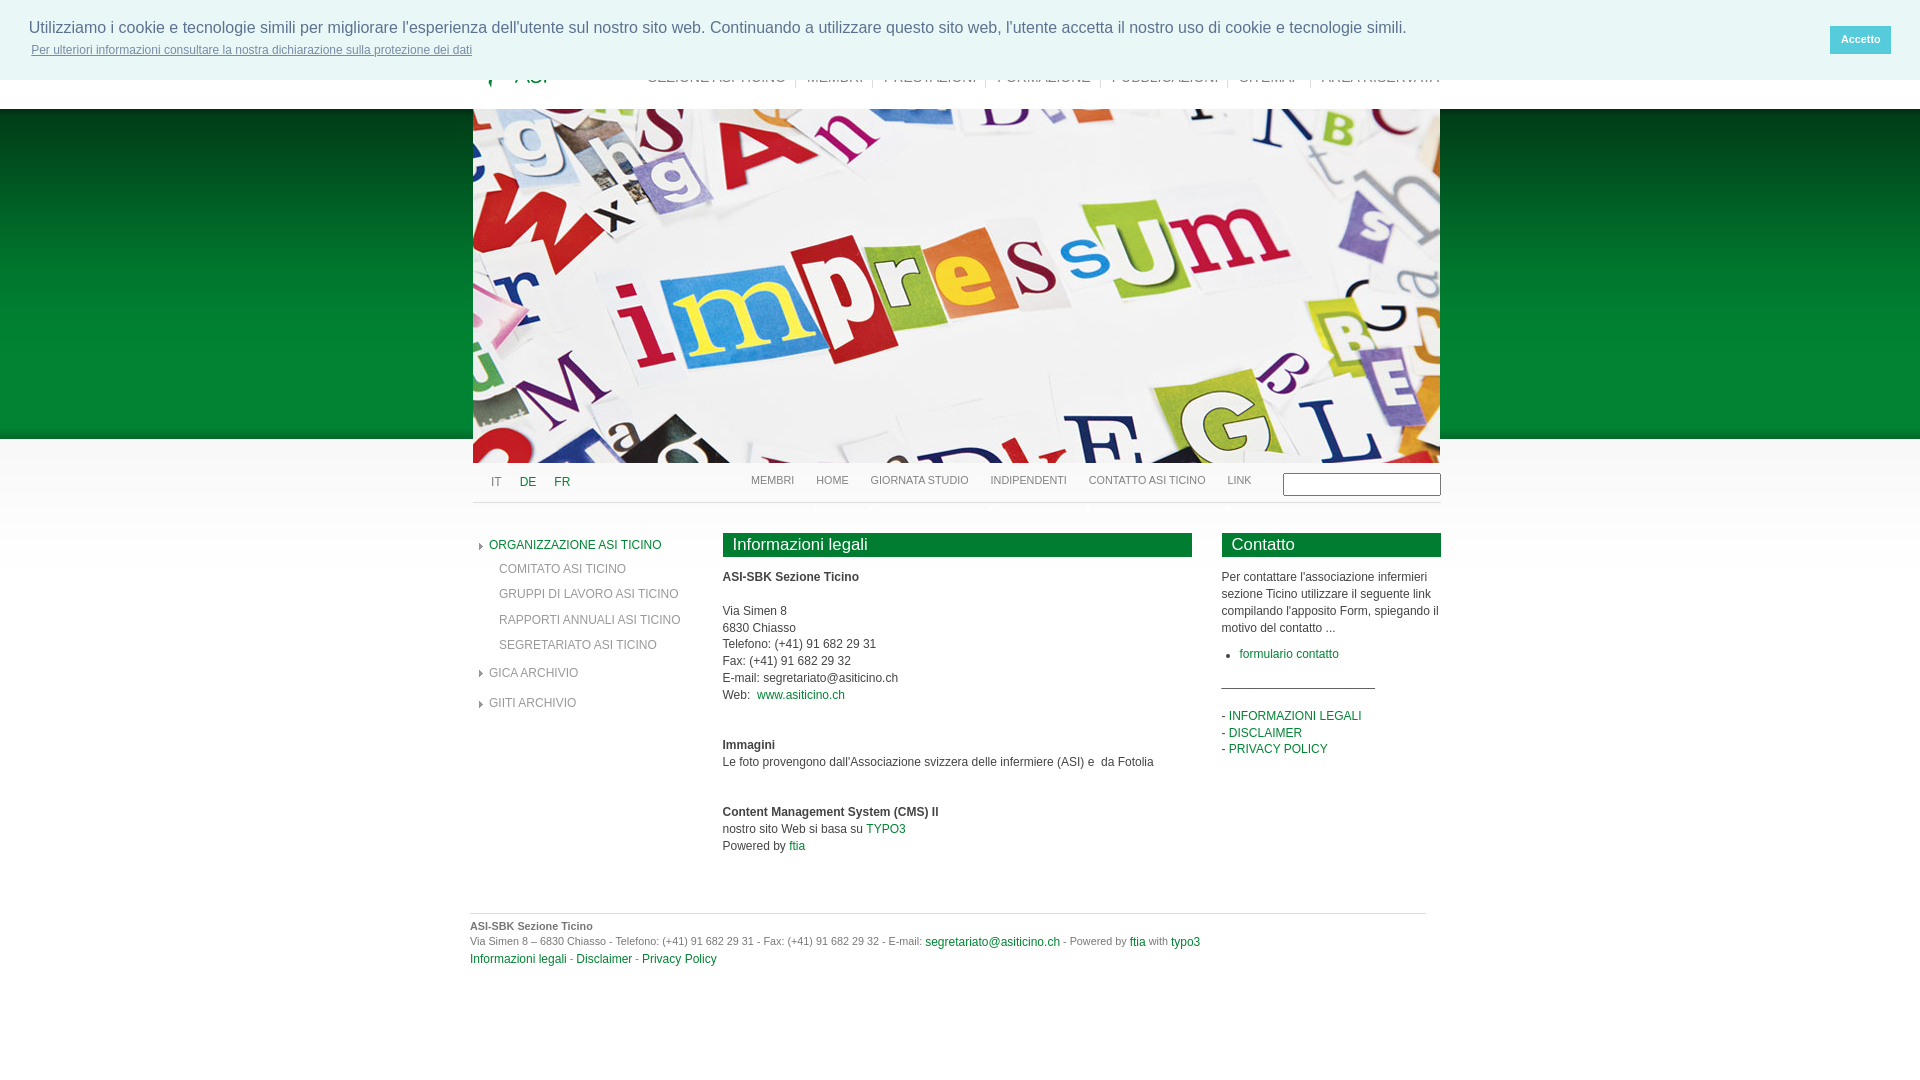 The height and width of the screenshot is (1080, 1920). I want to click on 'formulario contatto', so click(1289, 654).